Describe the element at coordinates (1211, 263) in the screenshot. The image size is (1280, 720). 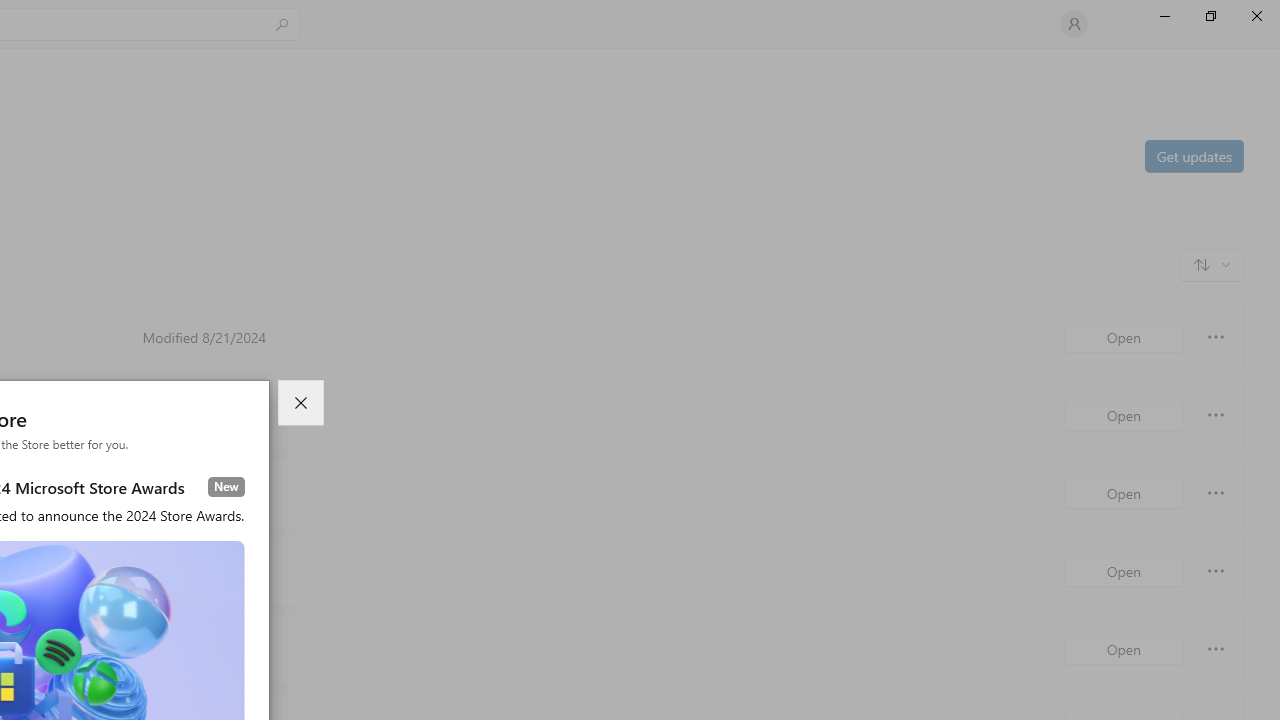
I see `'Sort and filter'` at that location.